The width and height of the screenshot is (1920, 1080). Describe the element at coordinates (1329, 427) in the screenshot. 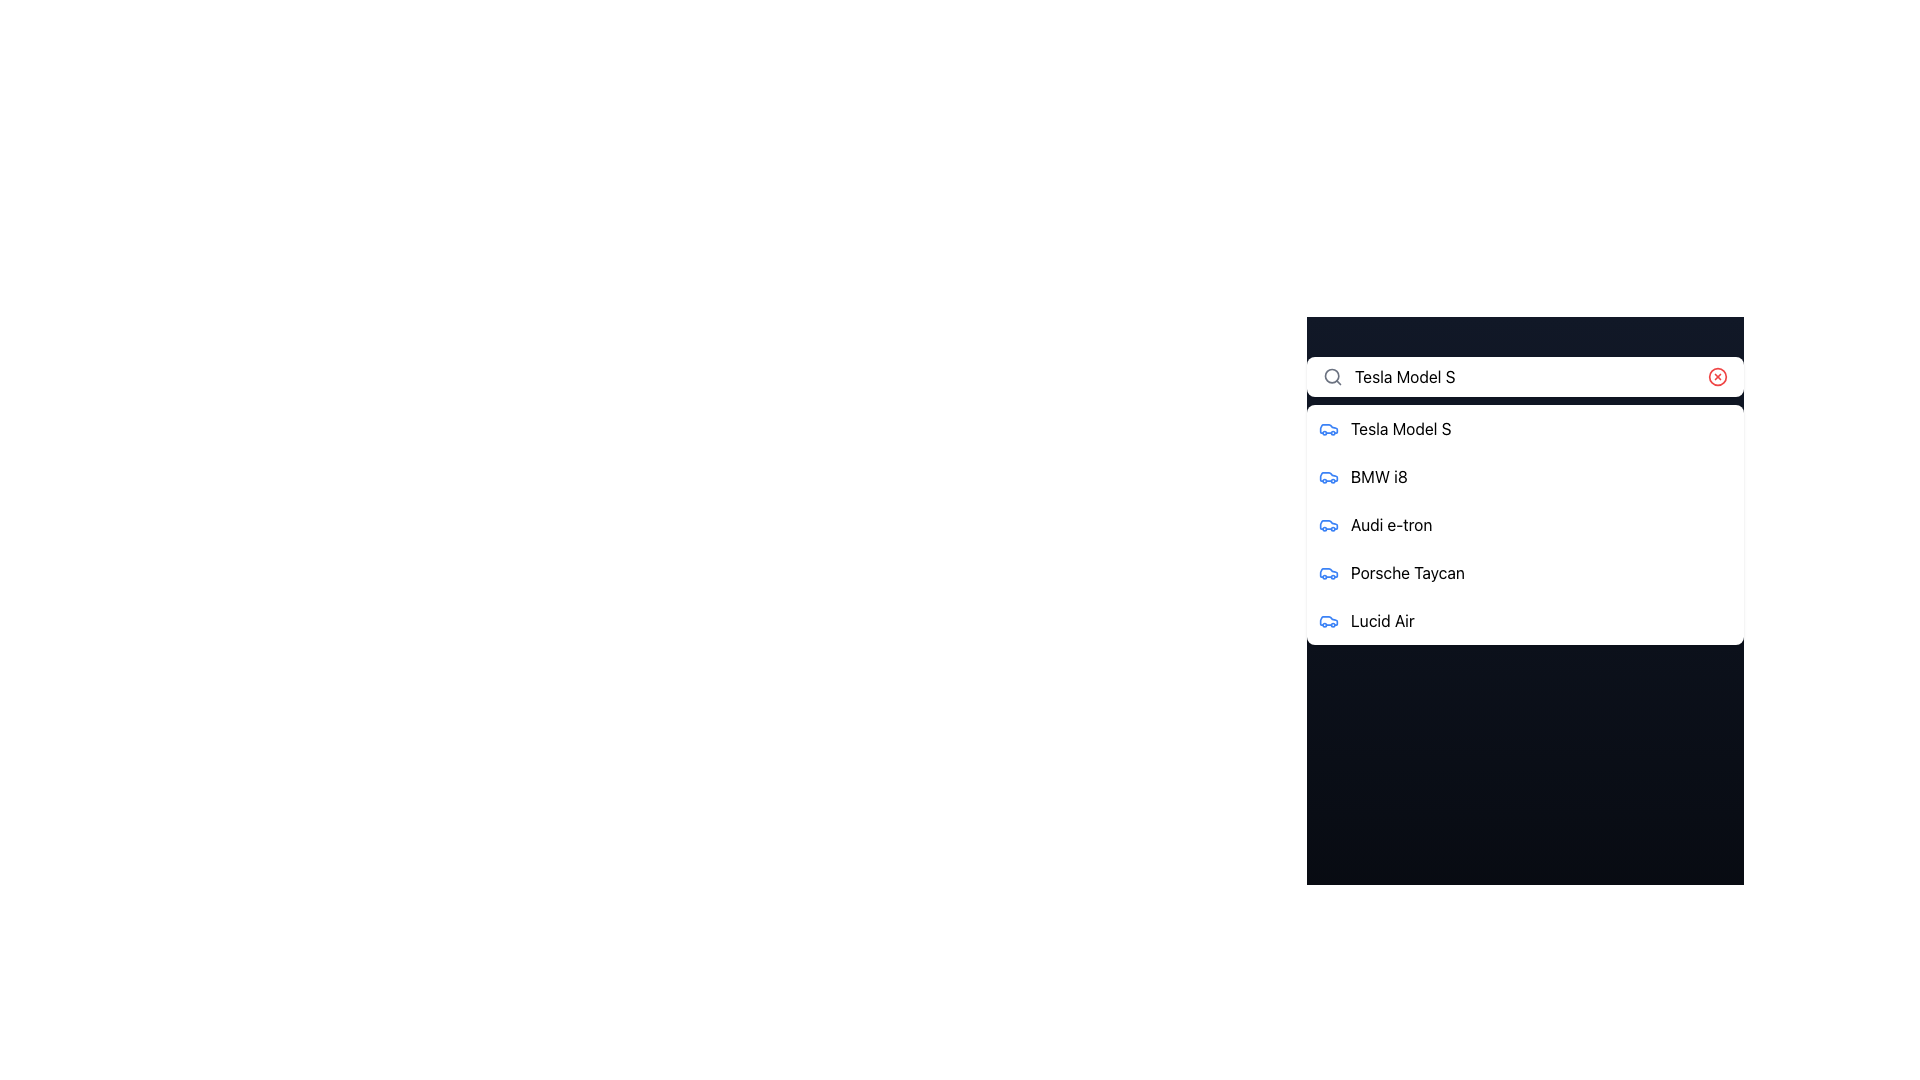

I see `the car icon representing the 'Tesla Model S' list item, which is the first entry in the dropdown list` at that location.